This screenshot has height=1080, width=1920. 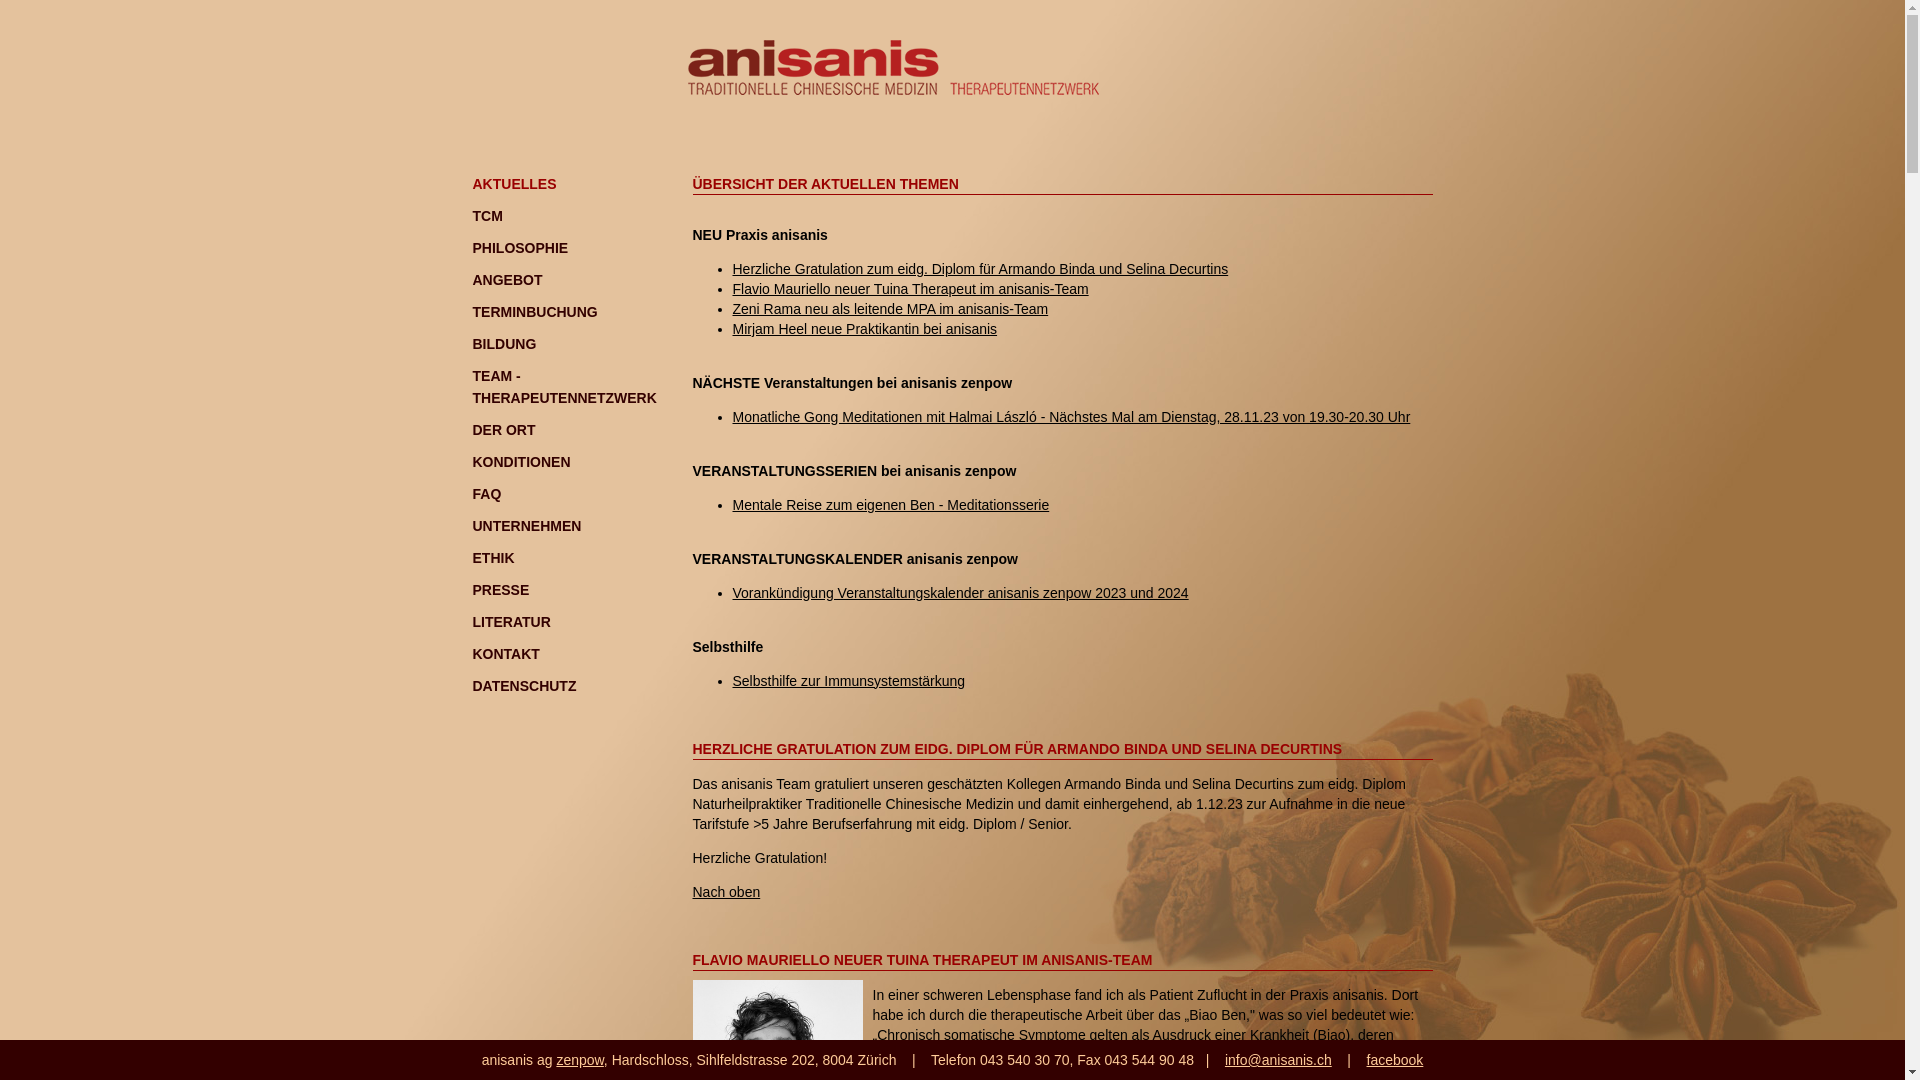 I want to click on 'Nach oben', so click(x=724, y=890).